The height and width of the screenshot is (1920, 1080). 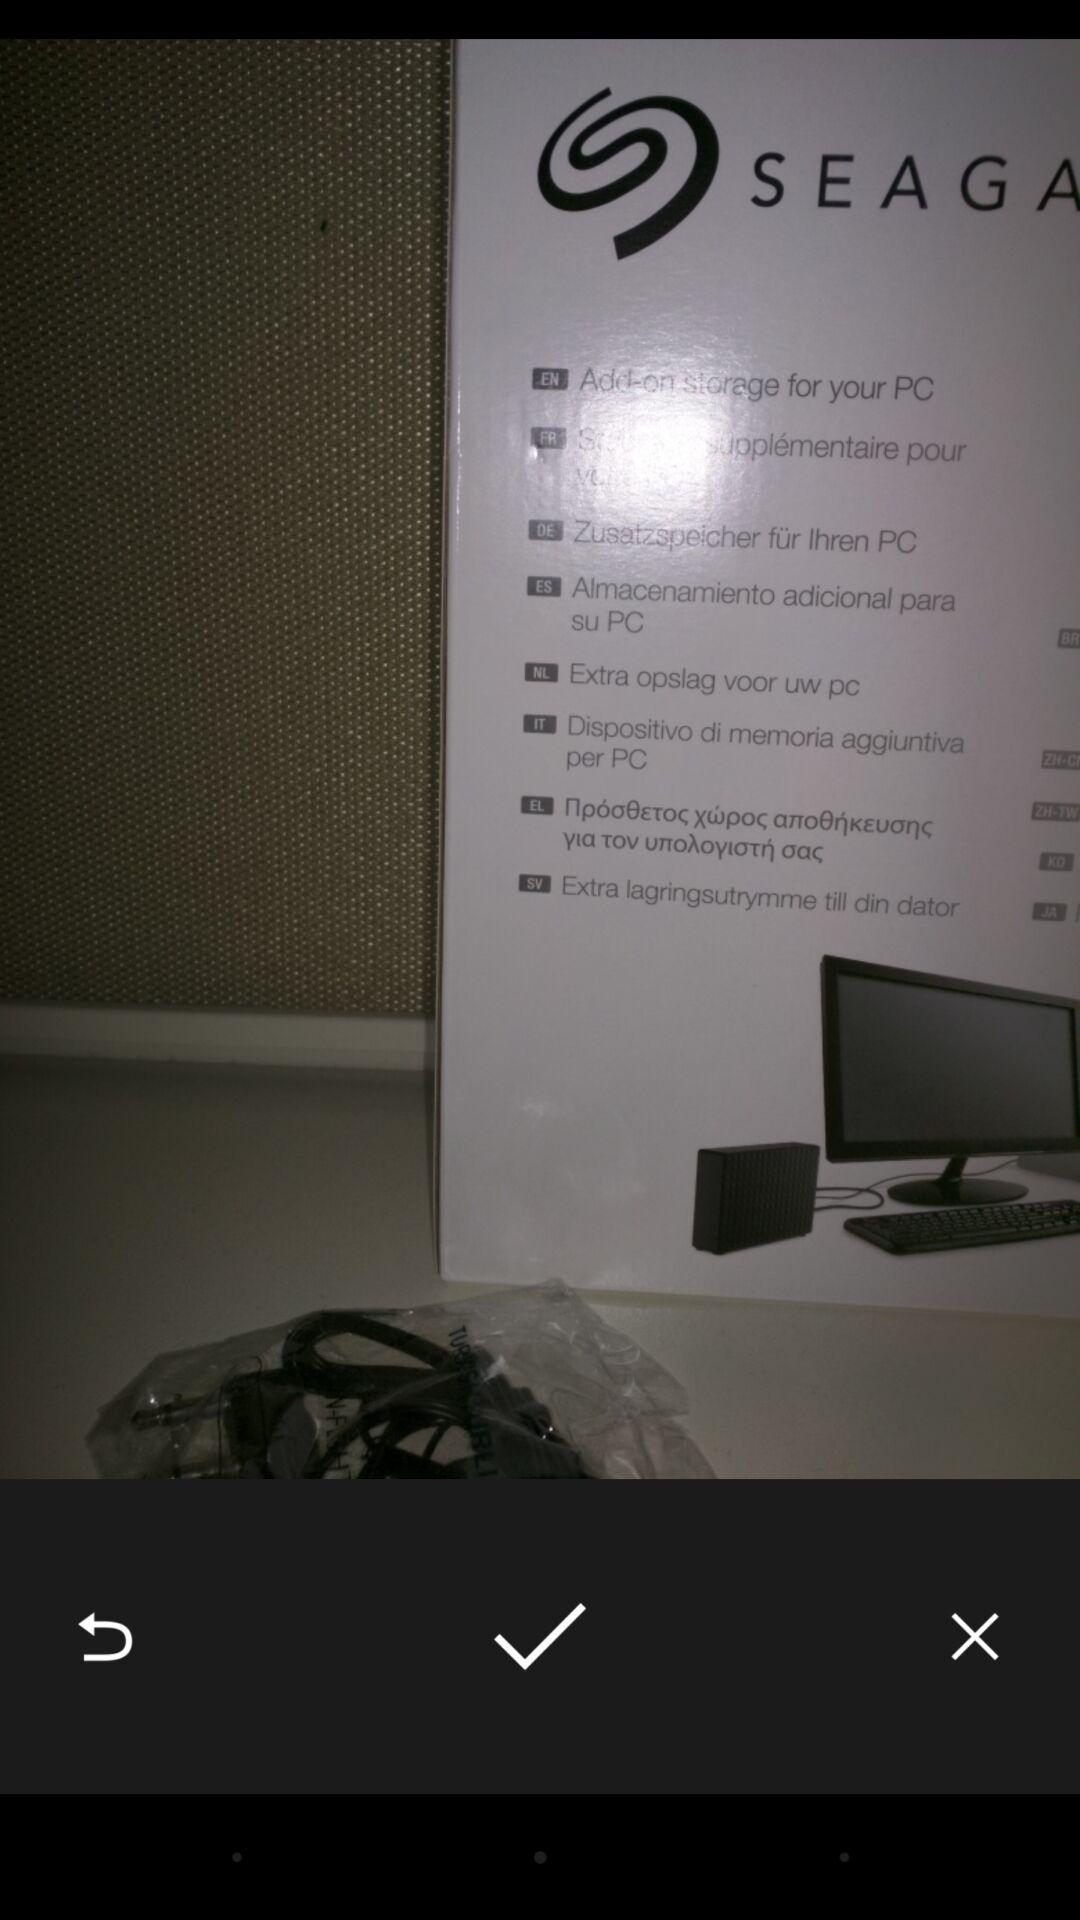 I want to click on the icon at the bottom left corner, so click(x=104, y=1636).